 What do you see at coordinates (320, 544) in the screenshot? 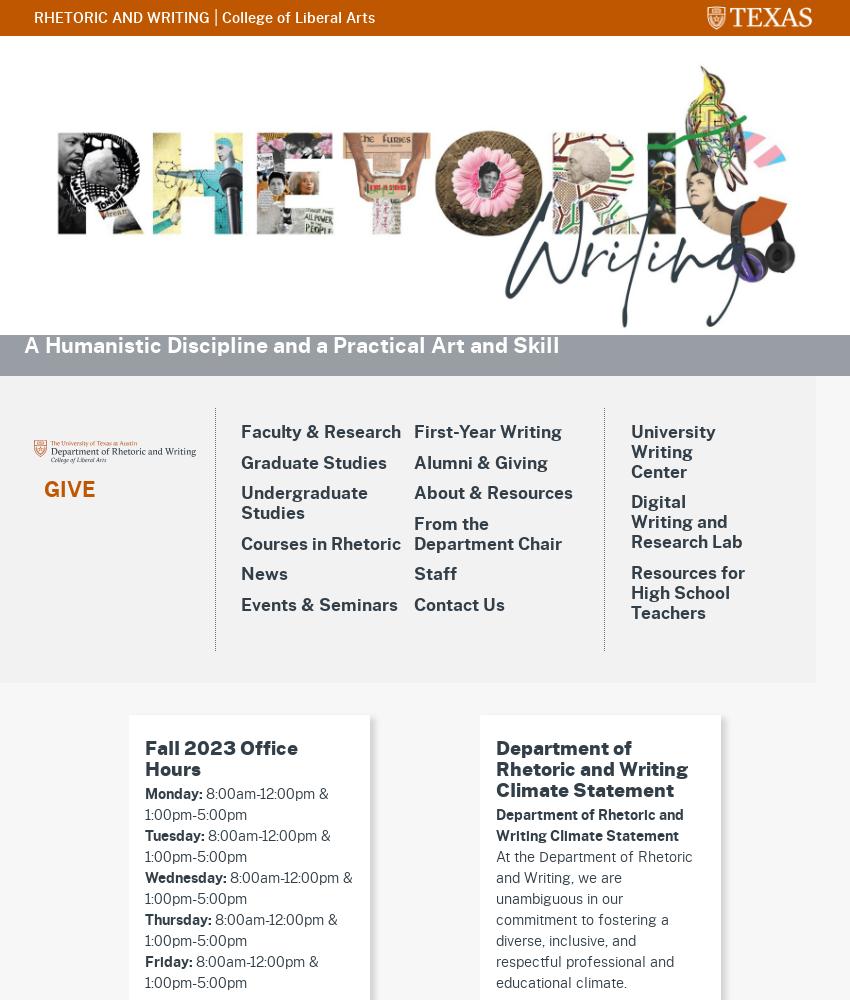
I see `'Courses in Rhetoric'` at bounding box center [320, 544].